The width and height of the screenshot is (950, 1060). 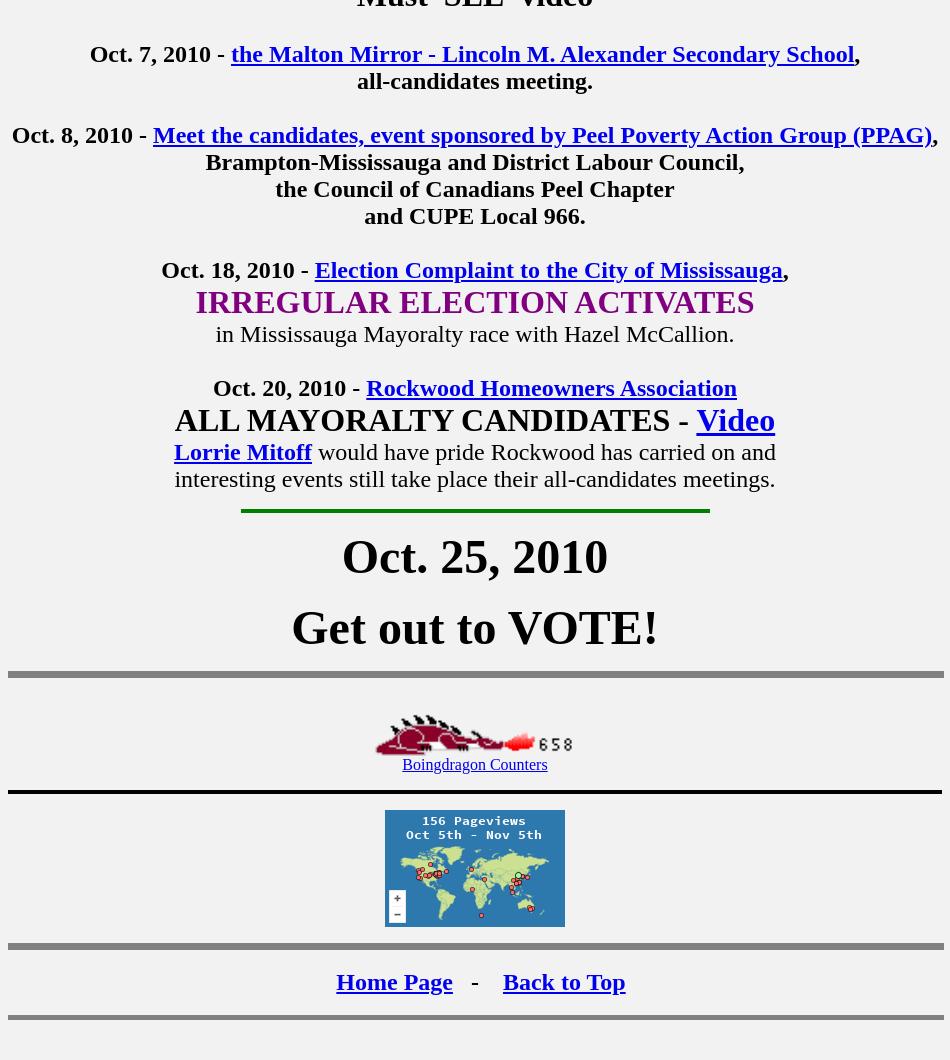 What do you see at coordinates (551, 387) in the screenshot?
I see `'Rockwood Homeowners Association'` at bounding box center [551, 387].